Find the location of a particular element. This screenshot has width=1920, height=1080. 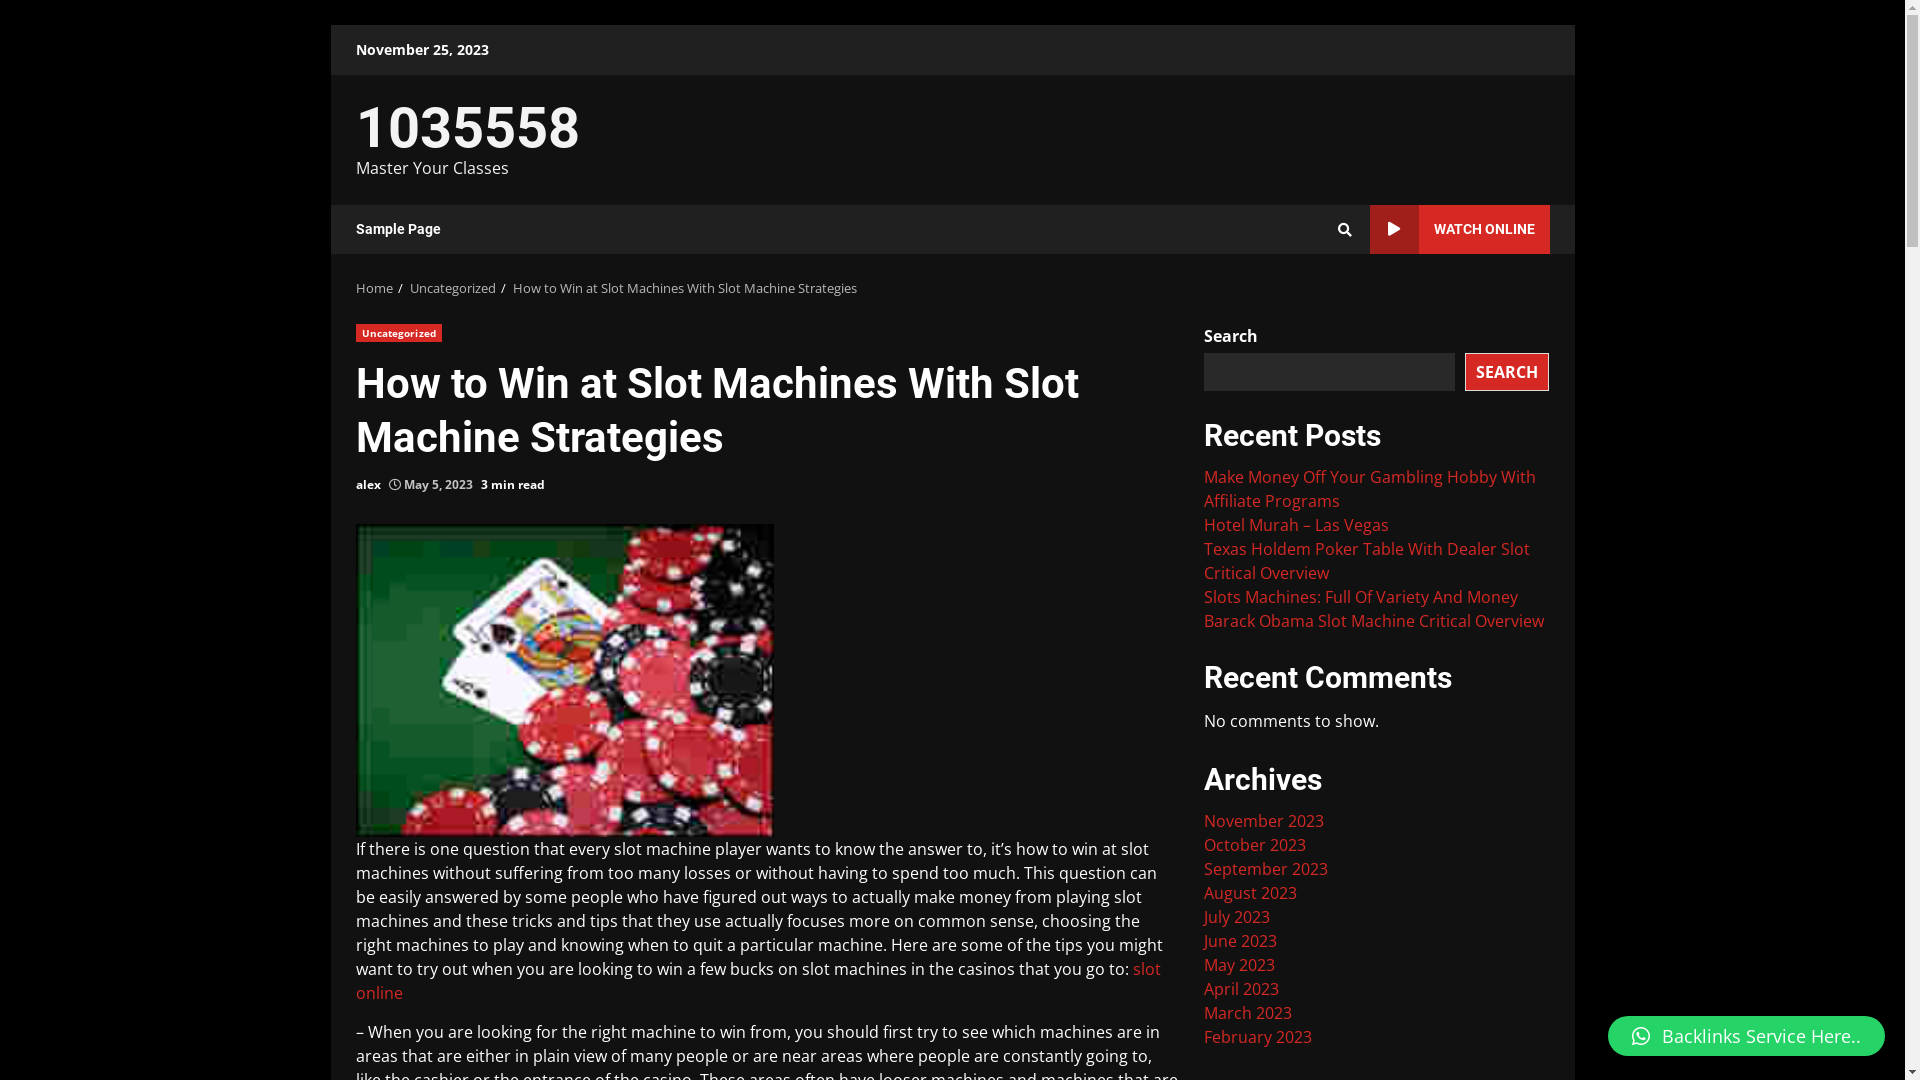

'Skip to content' is located at coordinates (330, 24).